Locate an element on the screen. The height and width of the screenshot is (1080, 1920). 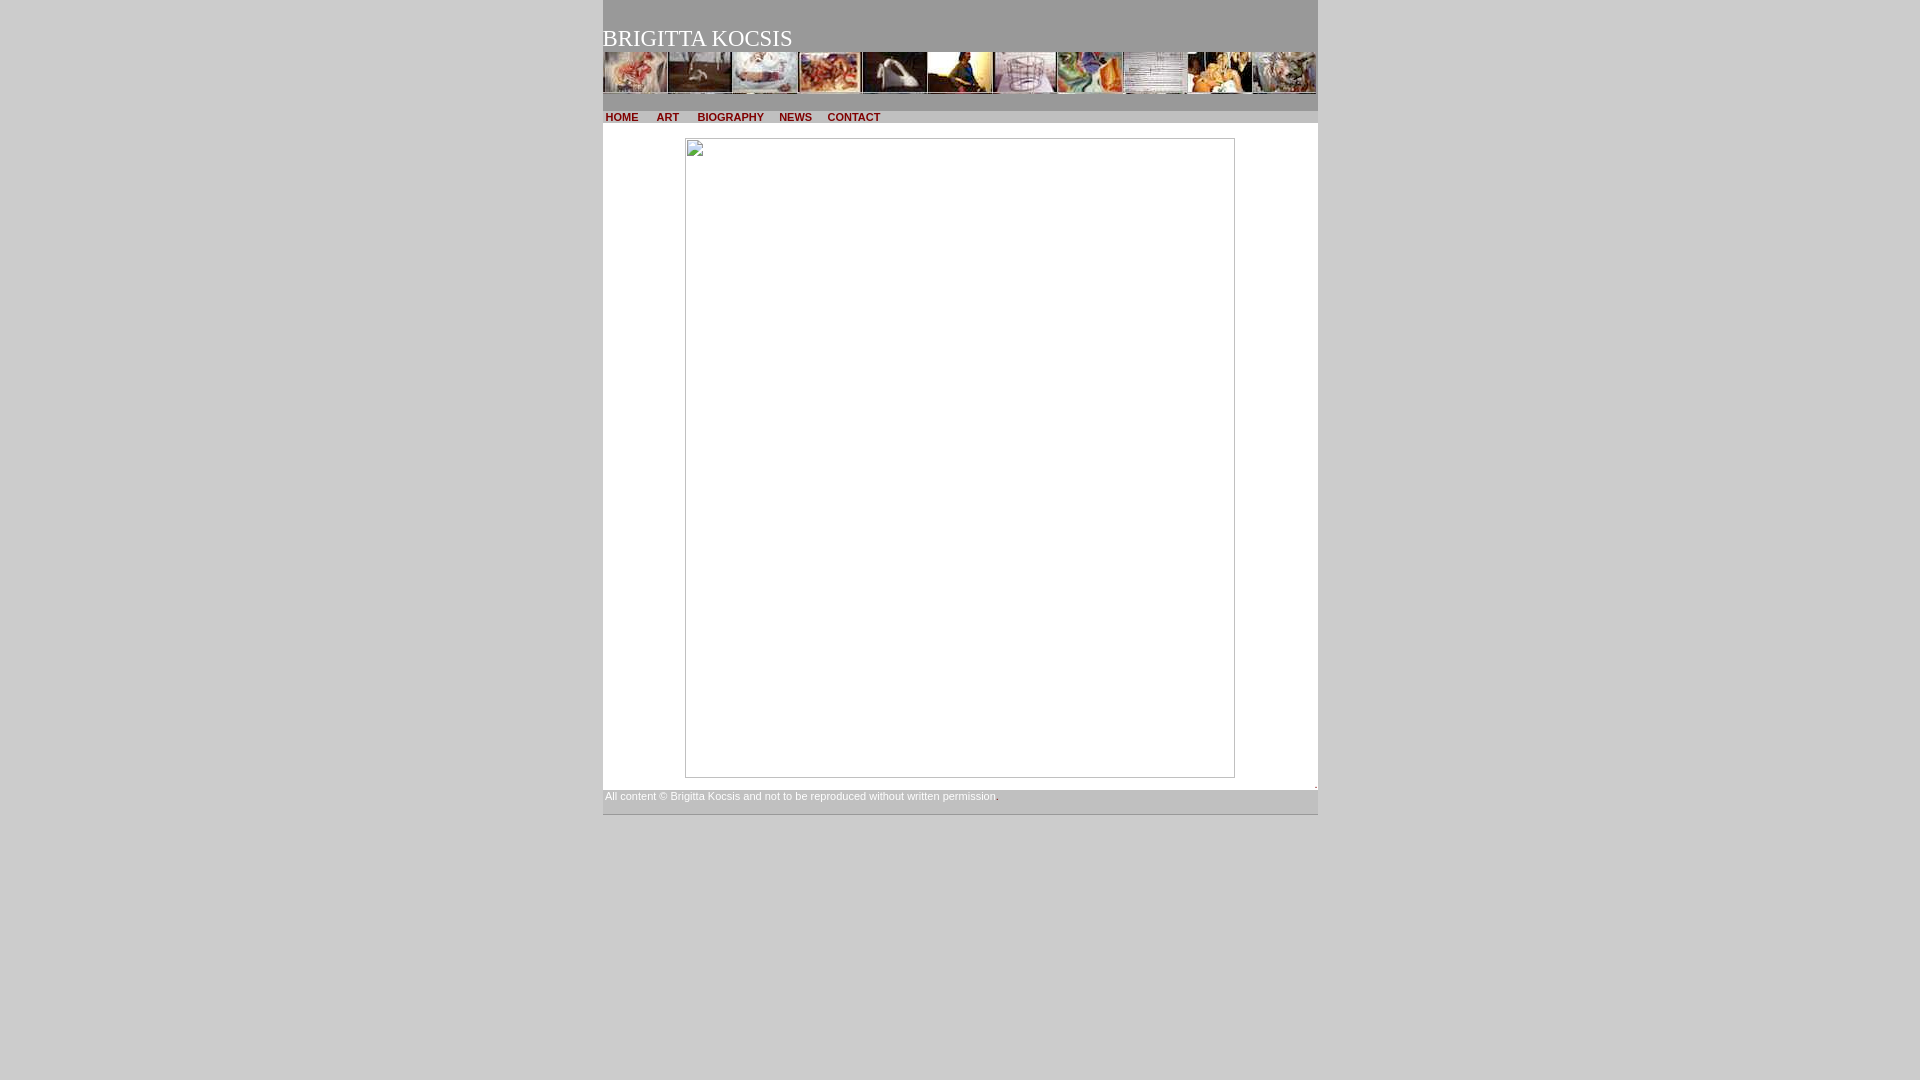
'BIOGRAPHY' is located at coordinates (694, 116).